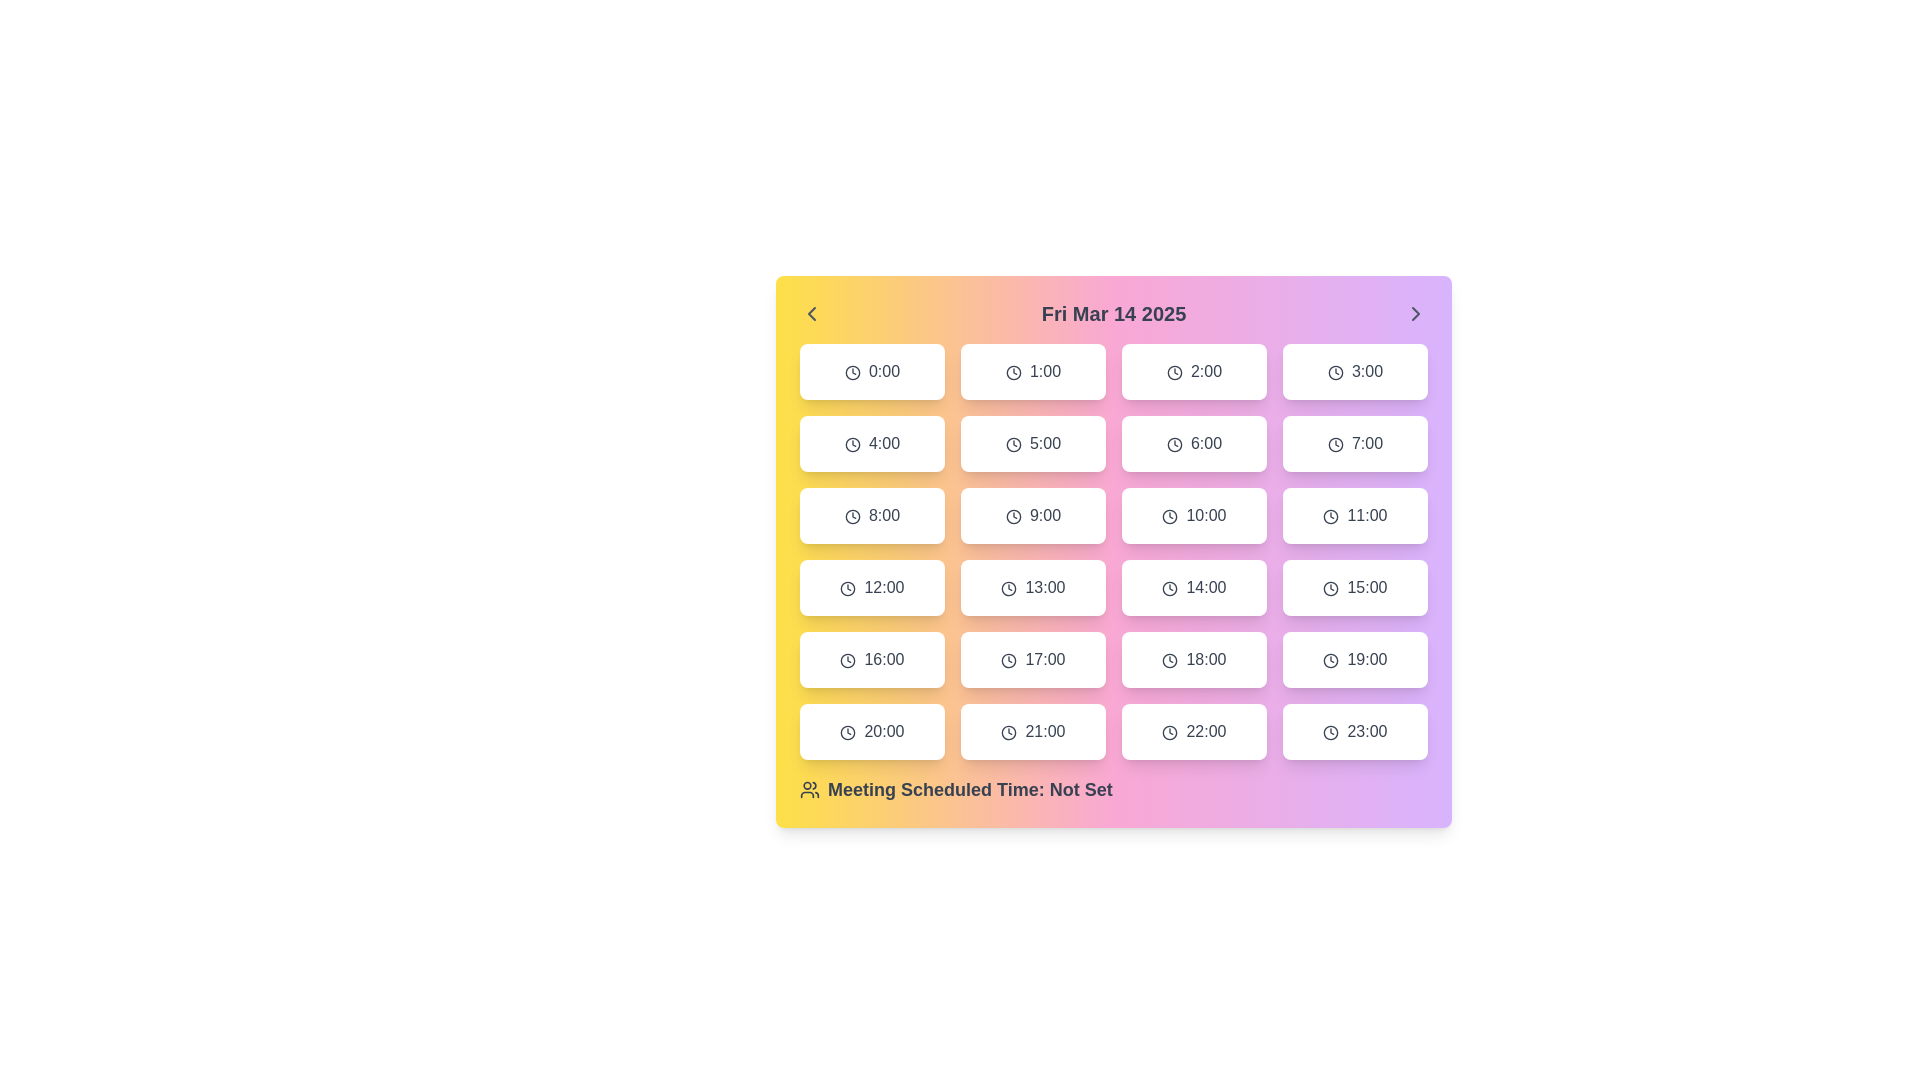  Describe the element at coordinates (872, 371) in the screenshot. I see `the square card button with a white background and inline clock icon, labeled '0:00', located at the top-left corner of the grid layout` at that location.